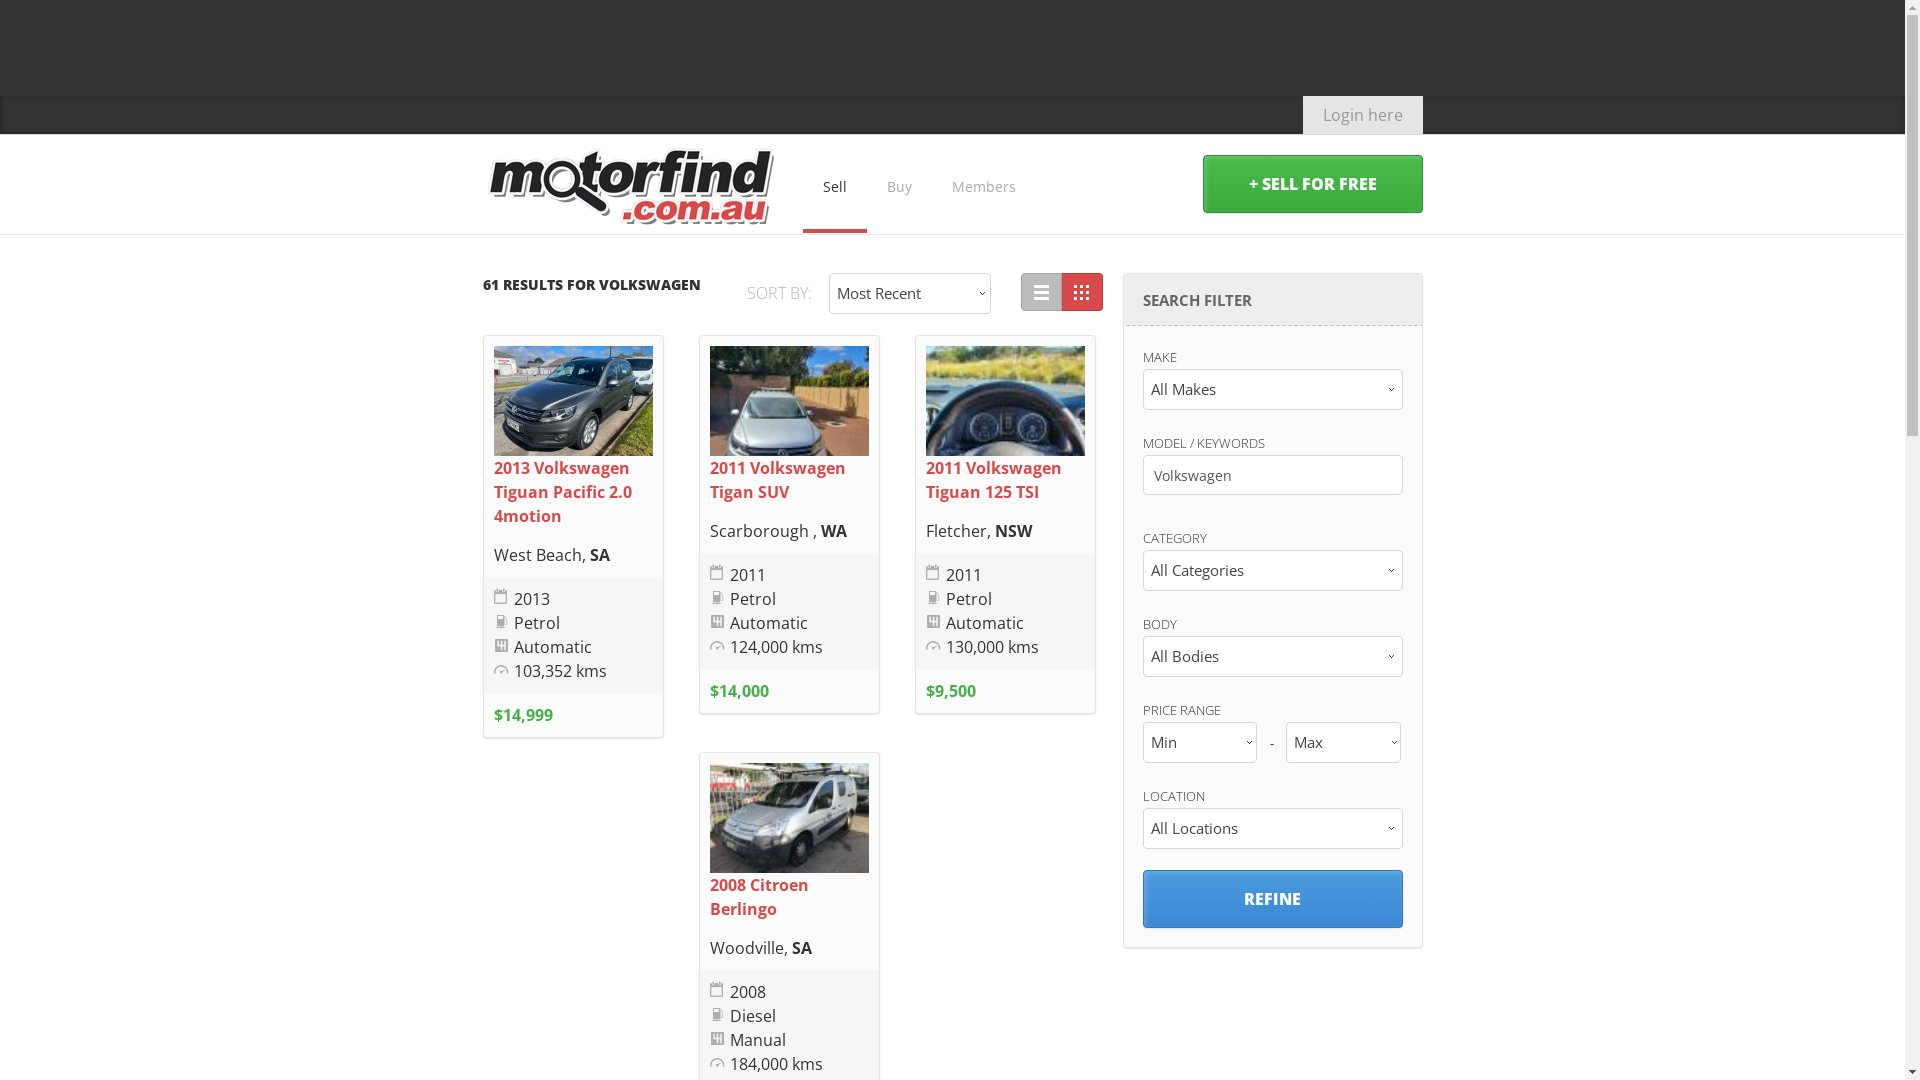 The image size is (1920, 1080). What do you see at coordinates (1311, 184) in the screenshot?
I see `'+ SELL FOR FREE'` at bounding box center [1311, 184].